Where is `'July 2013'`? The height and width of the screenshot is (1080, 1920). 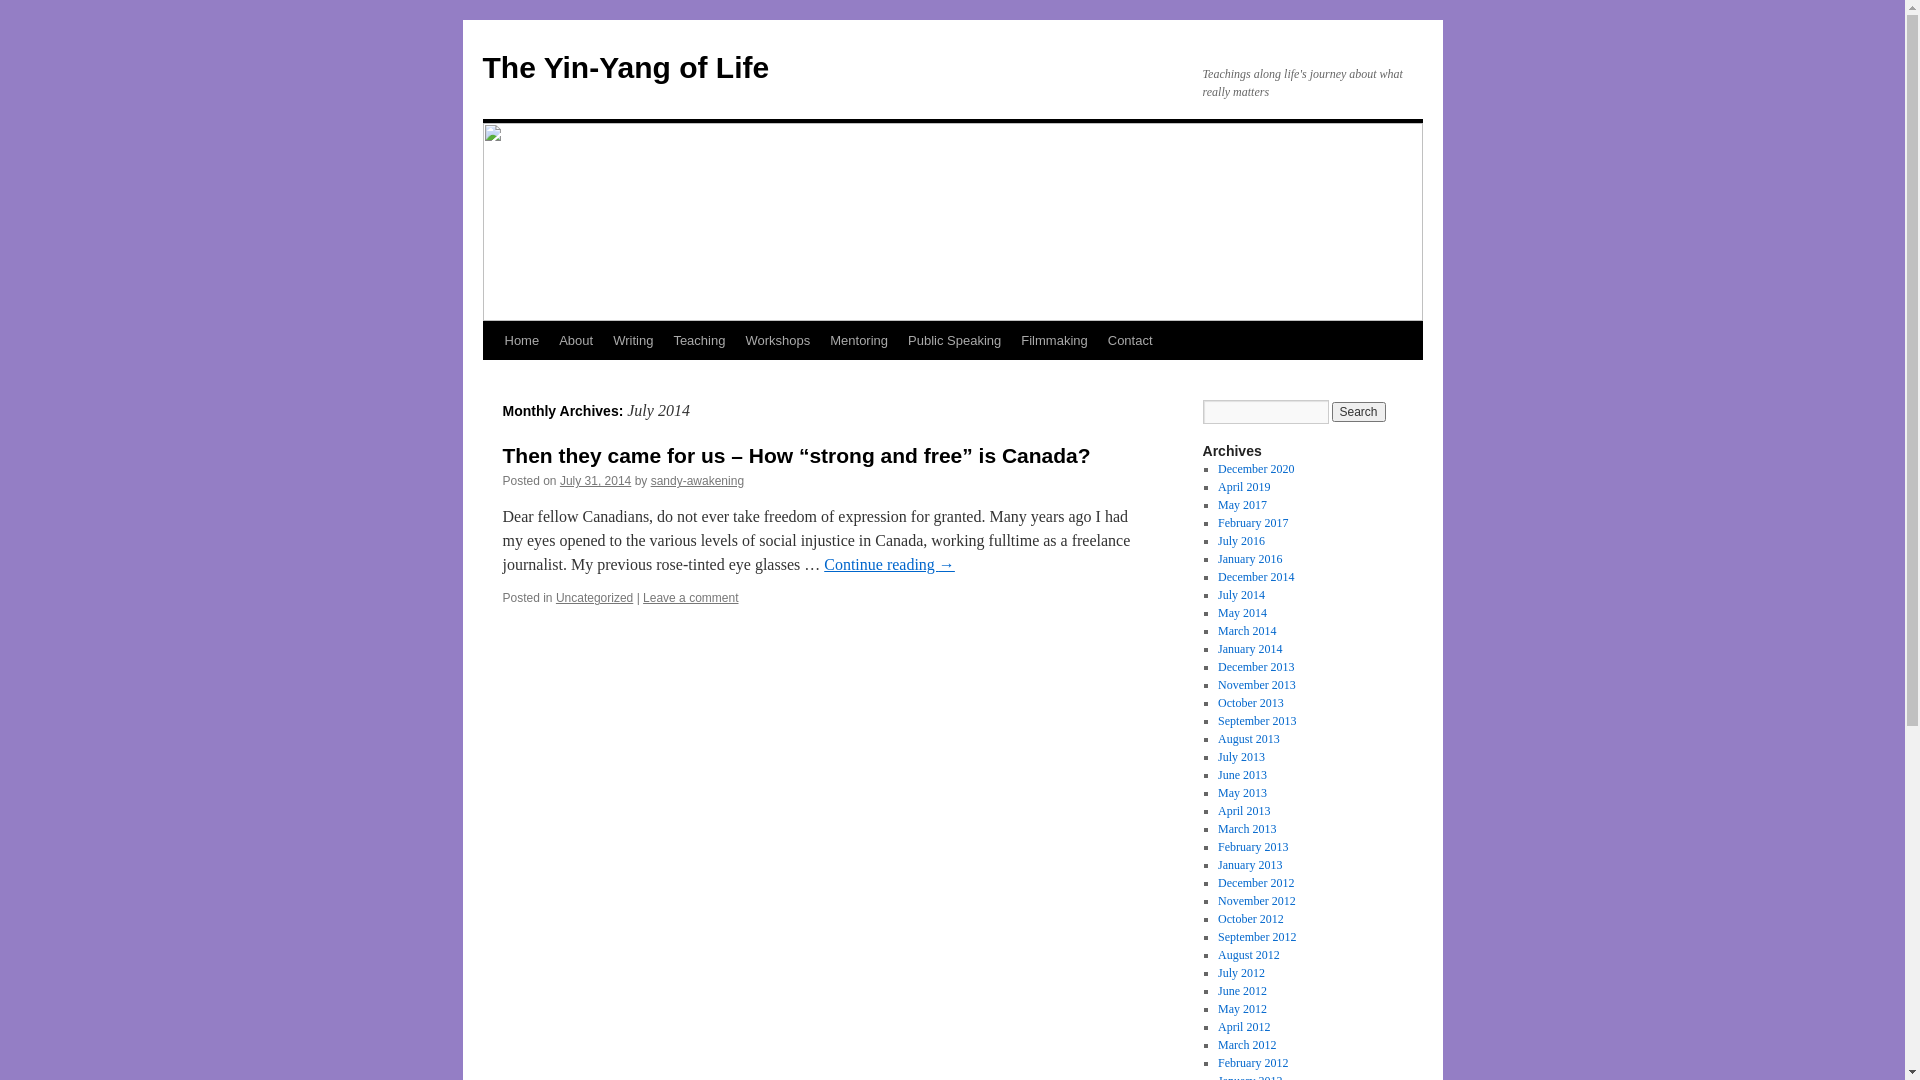 'July 2013' is located at coordinates (1240, 756).